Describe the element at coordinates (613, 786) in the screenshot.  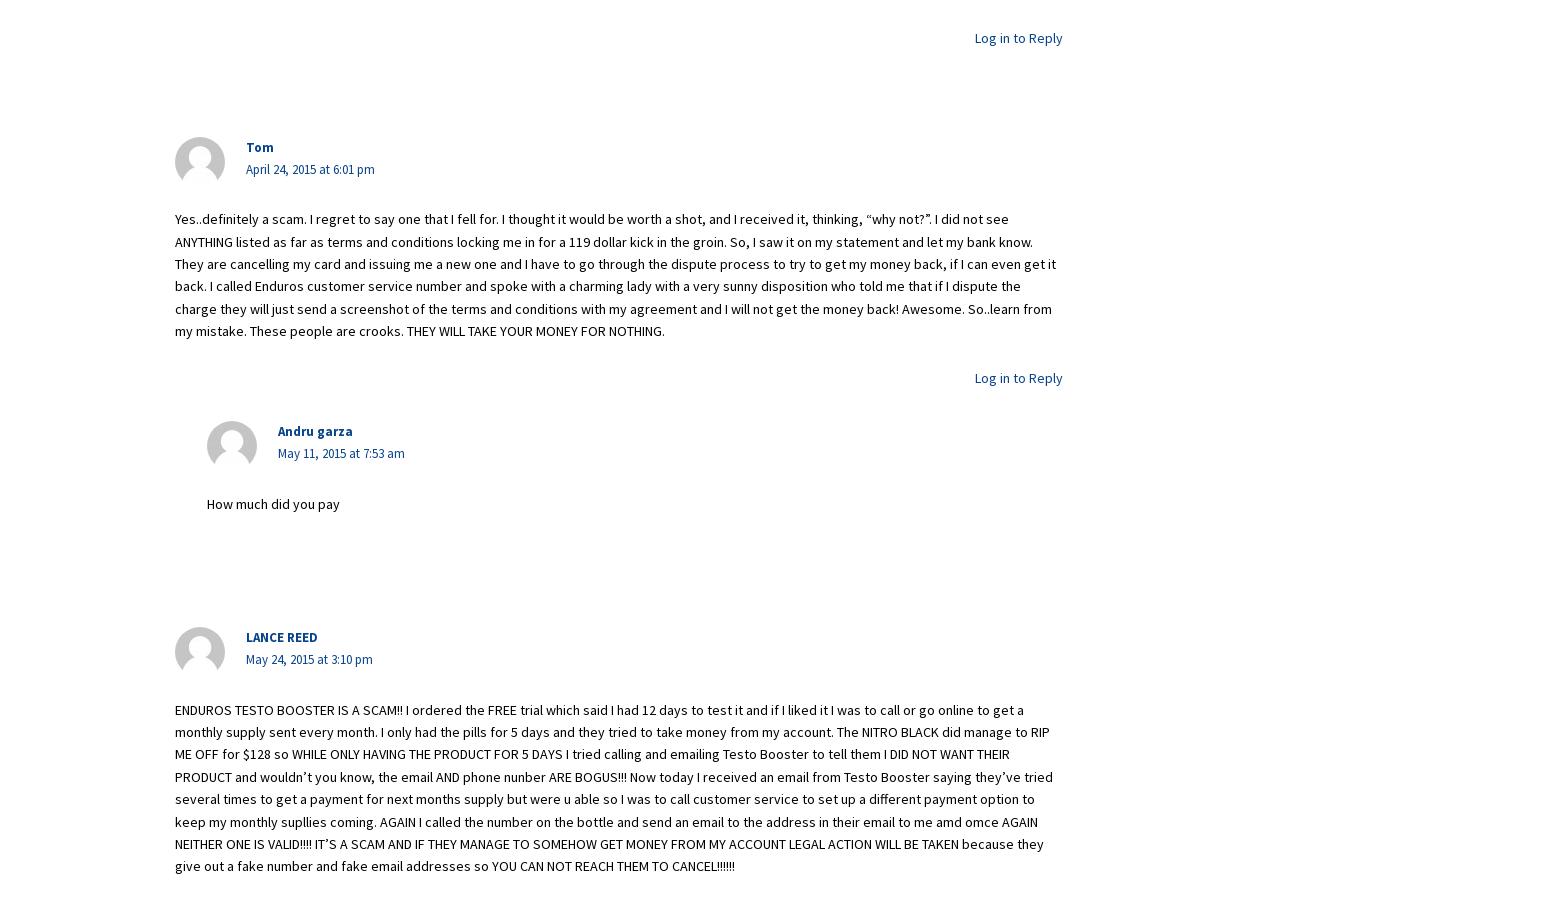
I see `'ENDUROS TESTO BOOSTER IS A SCAM!! I ordered the FREE trial which said I had 12 days to test it and if I liked it I was to call or go online to get a monthly supply sent every month. I only had the pills for 5 days and they tried to take money from my account. The NITRO BLACK did manage to RIP ME OFF for $128 so WHILE ONLY HAVING THE PRODUCT FOR 5 DAYS I tried calling and emailing Testo Booster to tell them I DID NOT WANT THEIR PRODUCT and wouldn’t you know, the email AND phone nunber ARE BOGUS!!! Now today I received an email from Testo Booster saying they’ve tried several times to get a payment for next months supply but were u able so I was to call customer service to set up a different payment option to keep my monthly supllies coming. AGAIN I called the number on the bottle and send an email to the address in their email to me amd omce AGAIN NEITHER ONE IS VALID!!!! IT’S A SCAM AND IF THEY MANAGE TO SOMEHOW GET MONEY FROM MY ACCOUNT LEGAL ACTION WILL BE TAKEN because they give out a fake number and fake email addresses so YOU CAN NOT REACH THEM TO CANCEL!!!!!!'` at that location.